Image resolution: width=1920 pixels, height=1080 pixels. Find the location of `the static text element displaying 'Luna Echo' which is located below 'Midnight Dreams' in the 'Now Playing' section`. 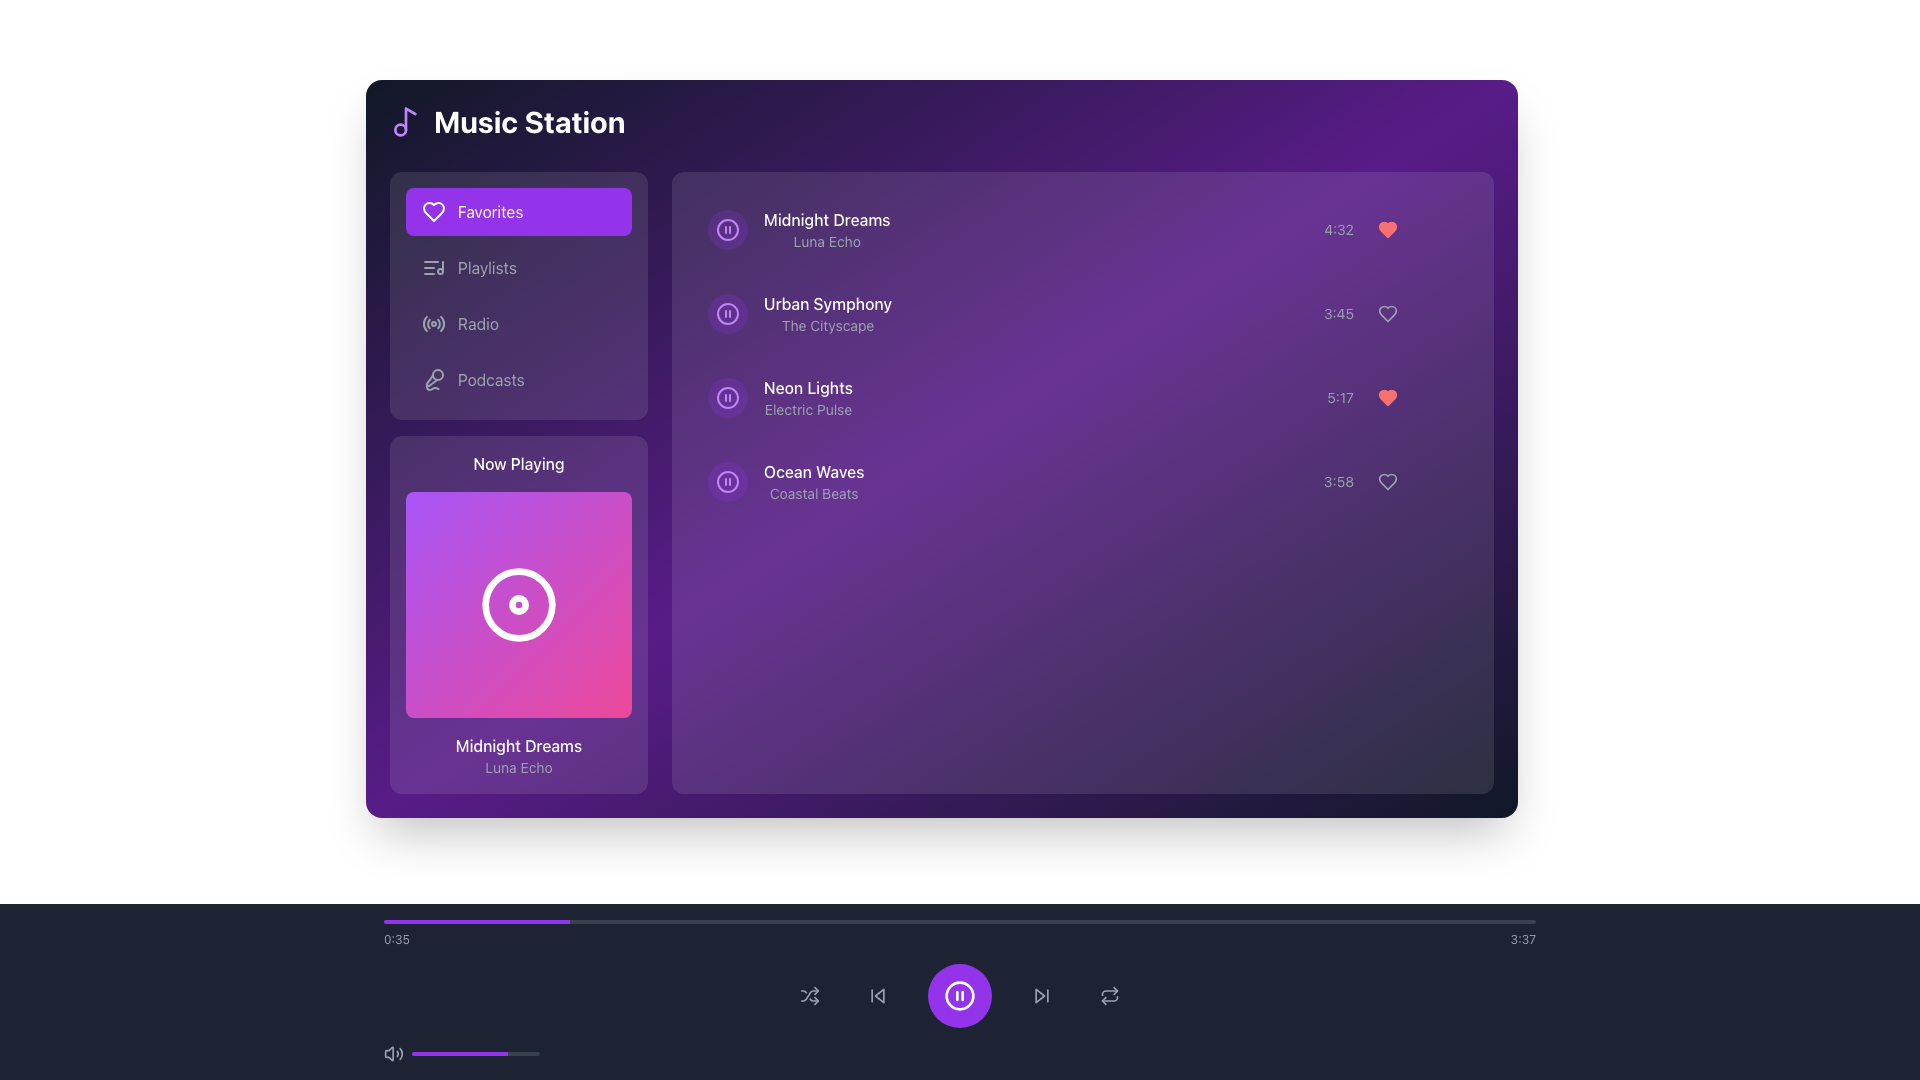

the static text element displaying 'Luna Echo' which is located below 'Midnight Dreams' in the 'Now Playing' section is located at coordinates (518, 766).